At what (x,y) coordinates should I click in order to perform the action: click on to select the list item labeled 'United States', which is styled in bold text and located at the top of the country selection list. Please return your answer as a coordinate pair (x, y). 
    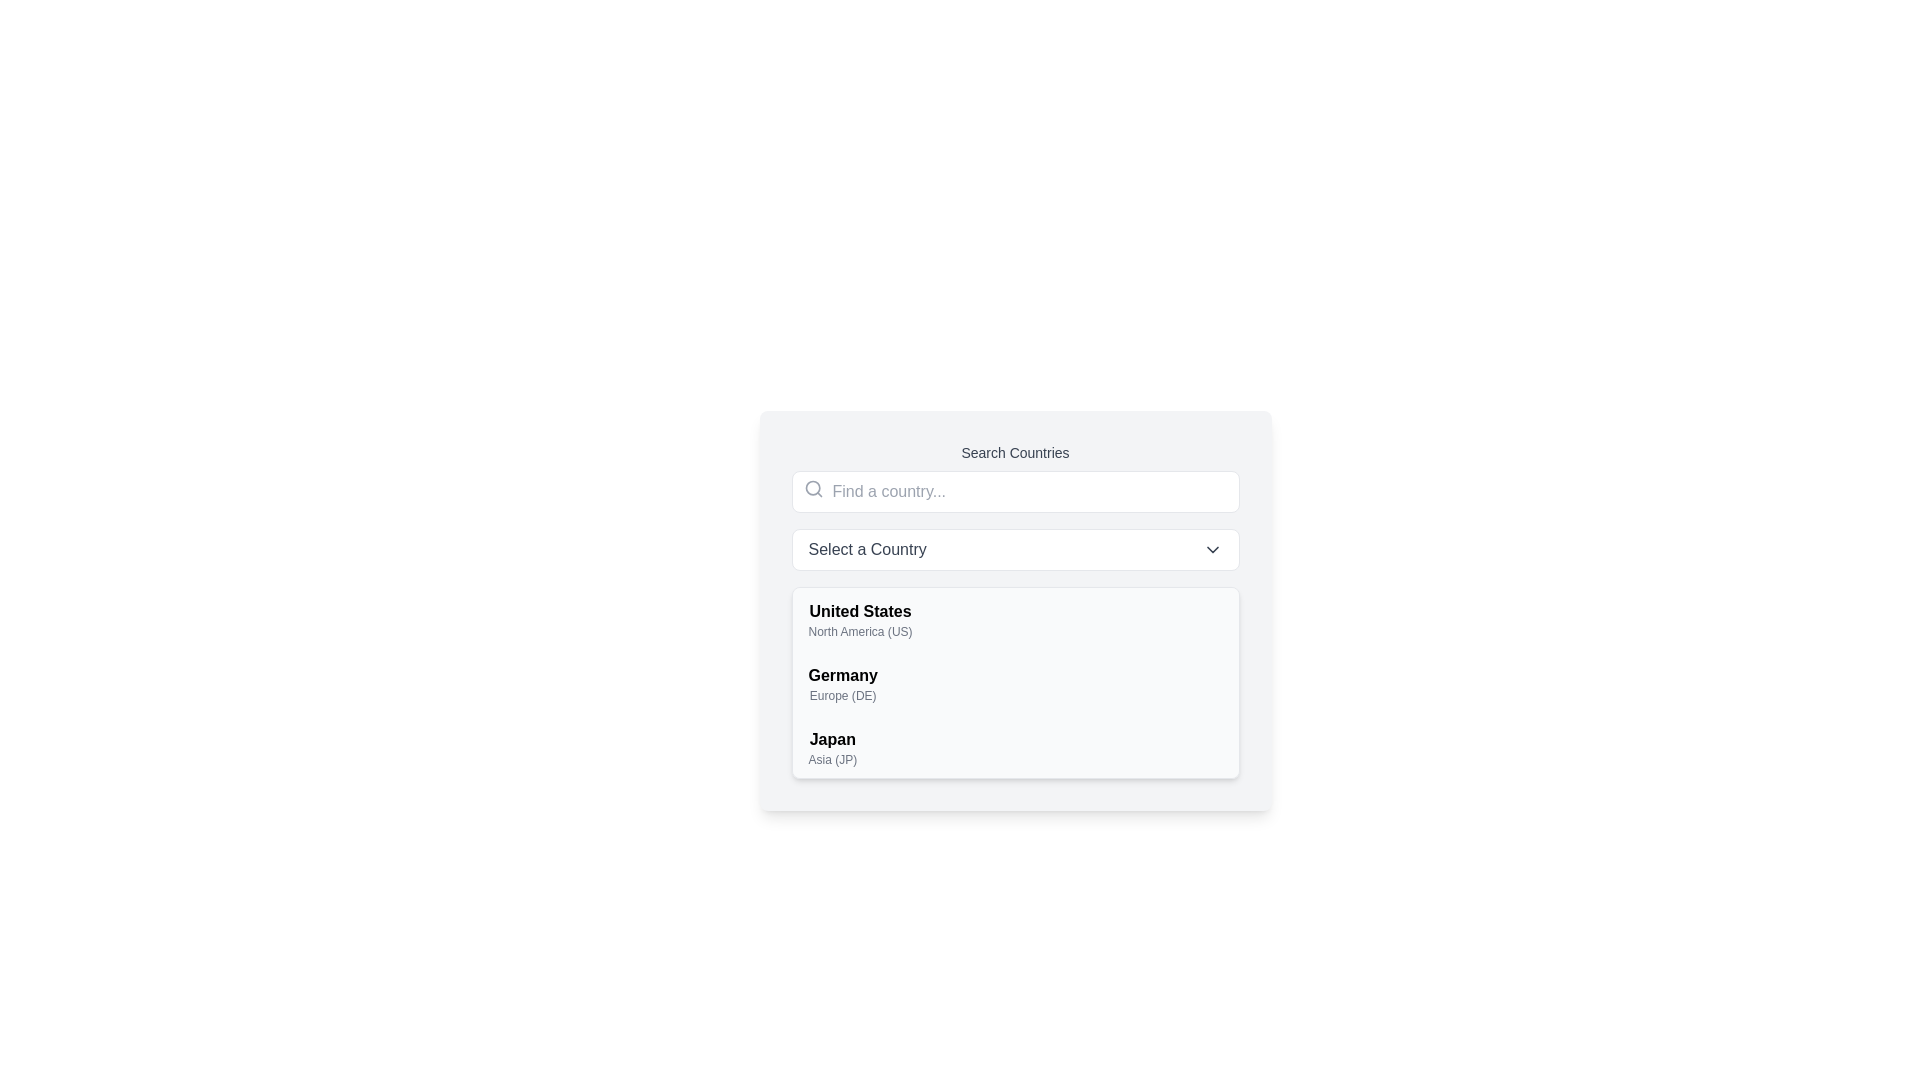
    Looking at the image, I should click on (860, 619).